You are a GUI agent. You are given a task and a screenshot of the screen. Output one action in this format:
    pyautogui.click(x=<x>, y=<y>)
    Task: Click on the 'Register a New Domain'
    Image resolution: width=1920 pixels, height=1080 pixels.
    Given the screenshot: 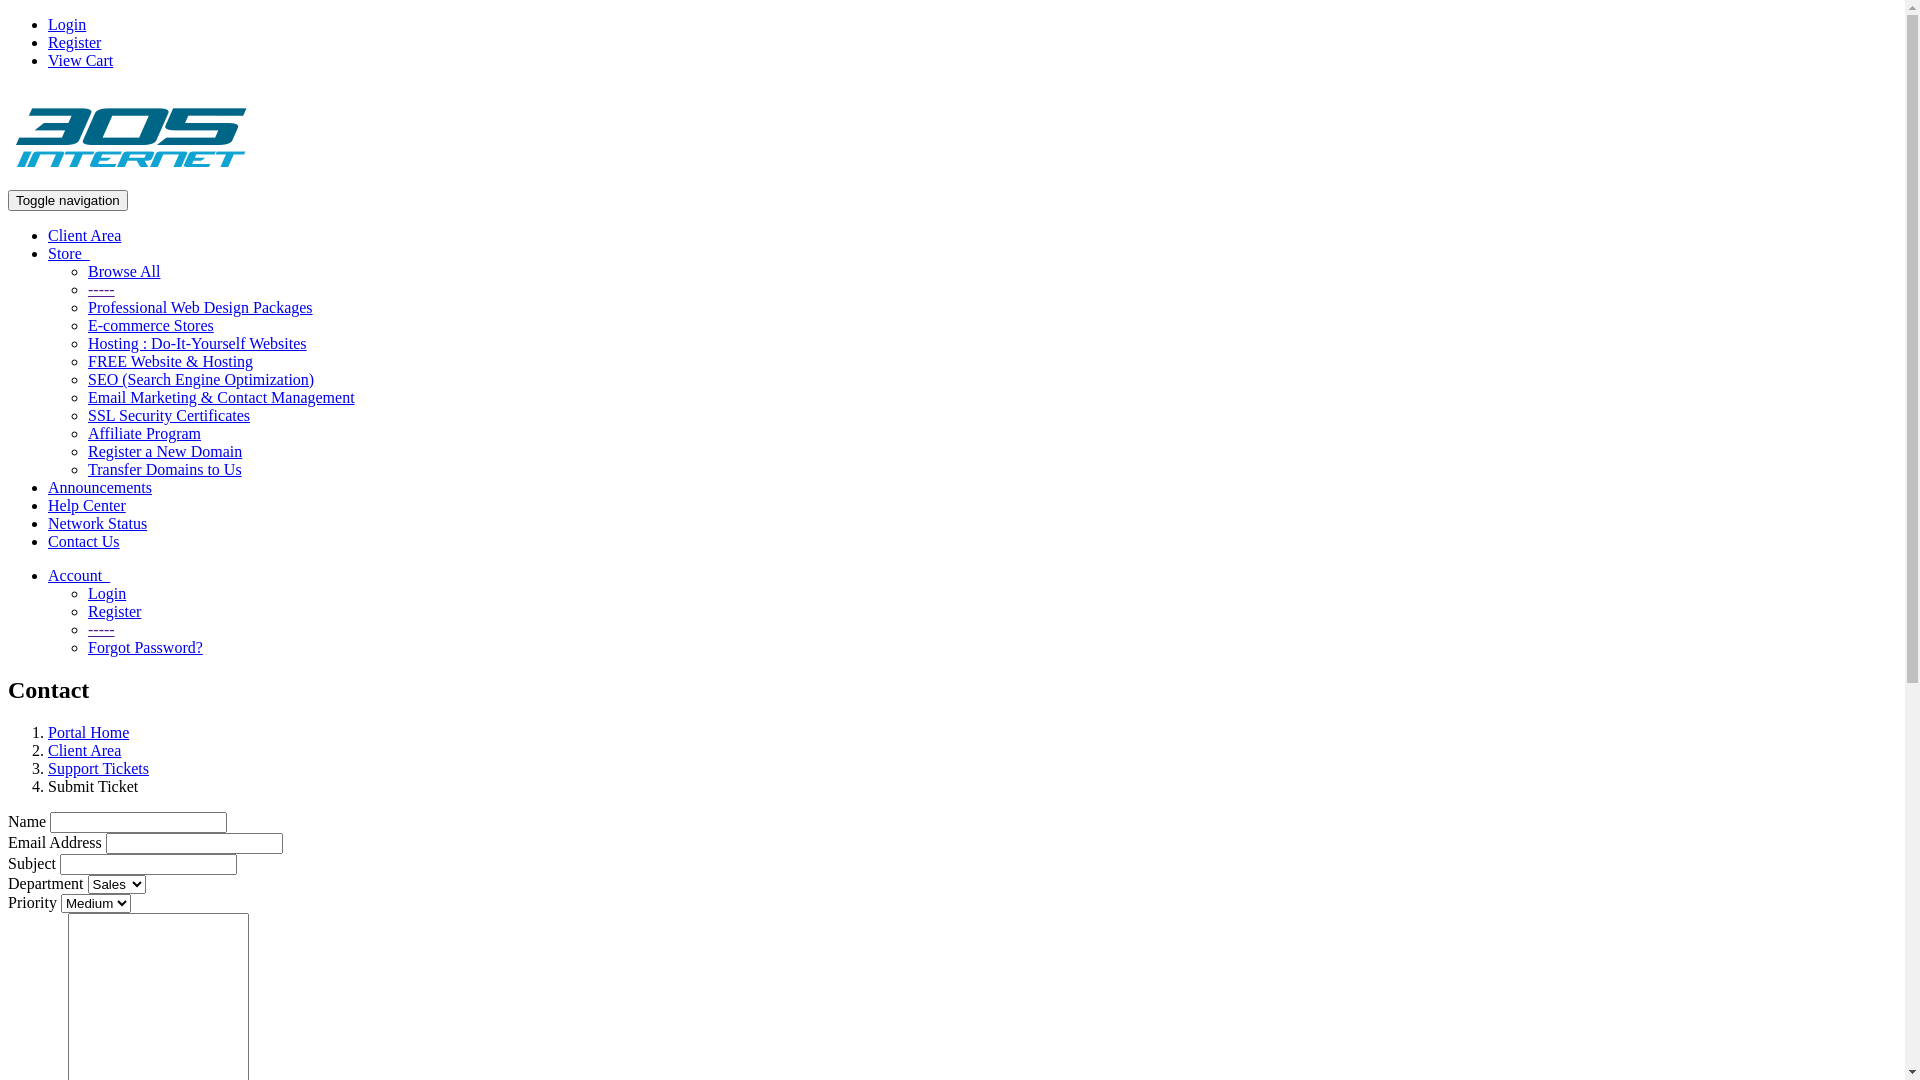 What is the action you would take?
    pyautogui.click(x=86, y=451)
    